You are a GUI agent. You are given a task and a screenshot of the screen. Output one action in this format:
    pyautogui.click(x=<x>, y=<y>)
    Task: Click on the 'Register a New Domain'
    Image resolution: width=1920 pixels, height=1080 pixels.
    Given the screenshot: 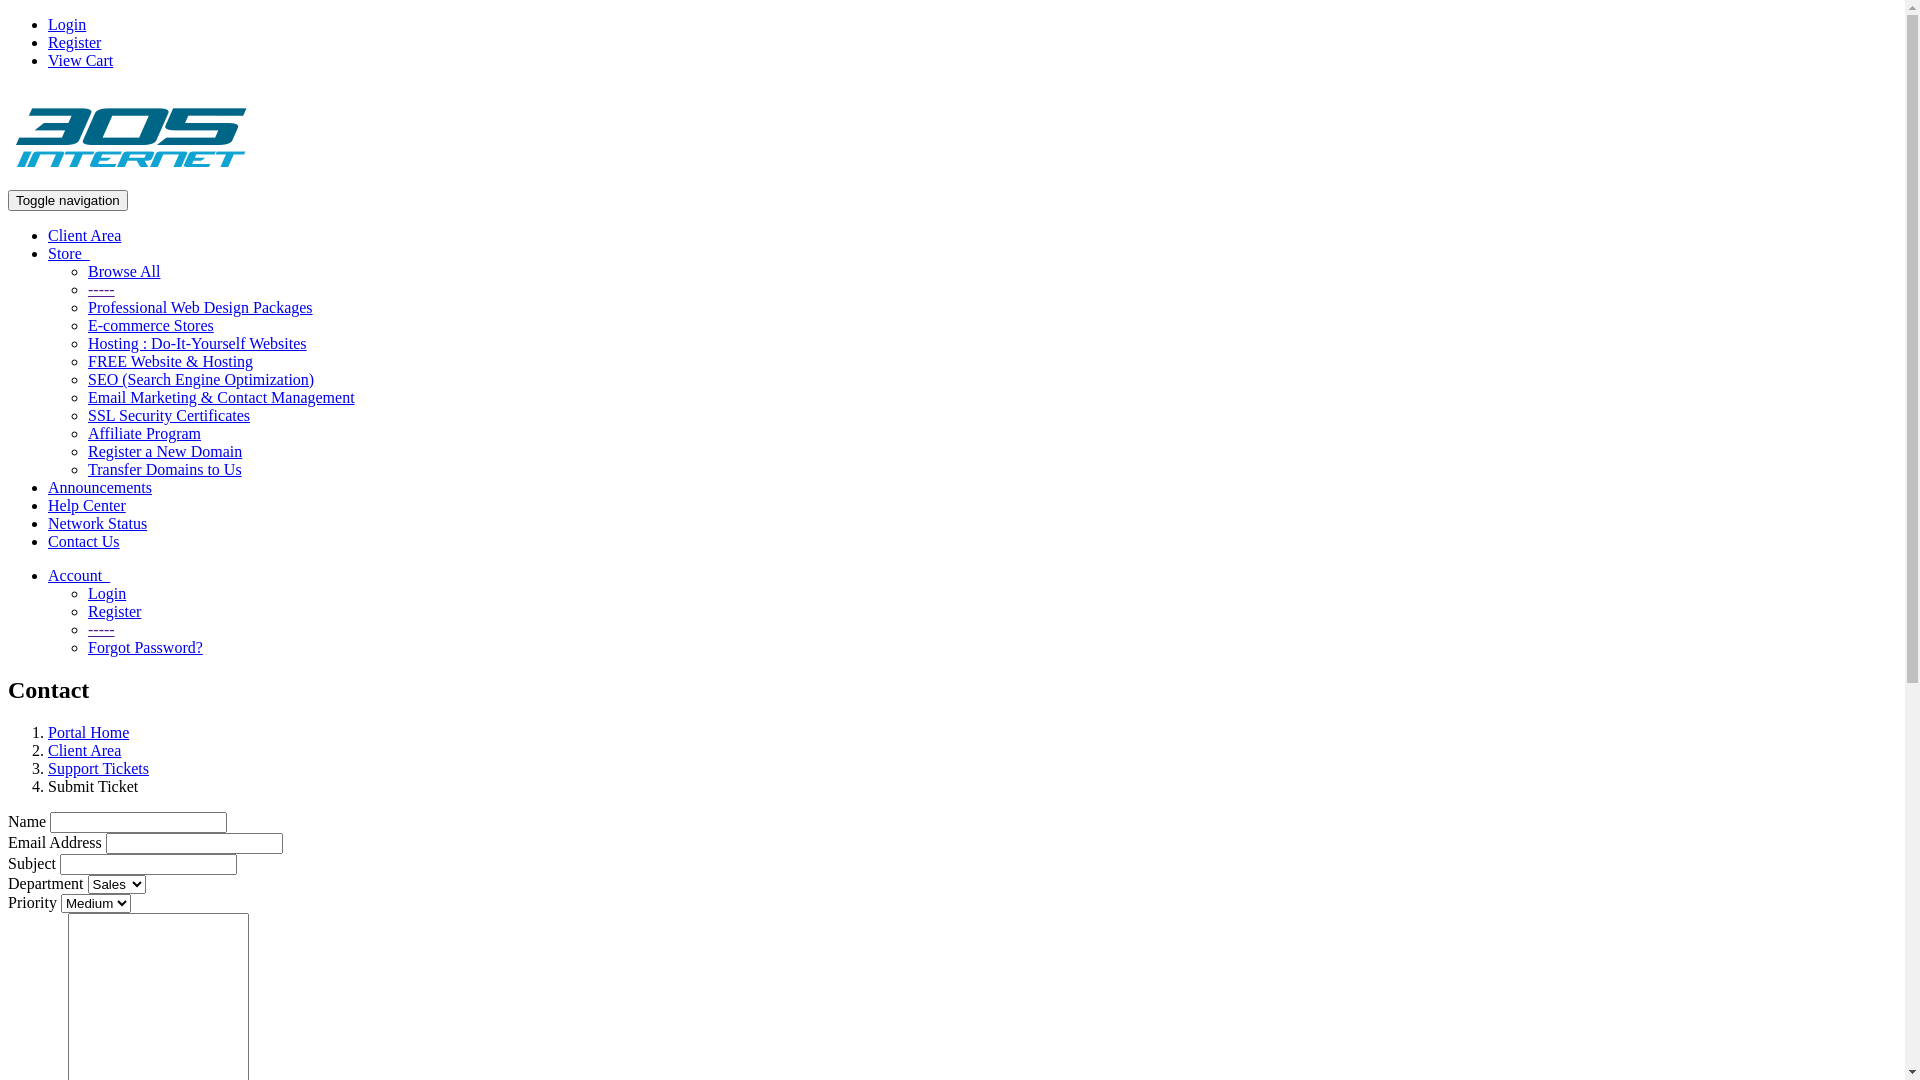 What is the action you would take?
    pyautogui.click(x=86, y=451)
    